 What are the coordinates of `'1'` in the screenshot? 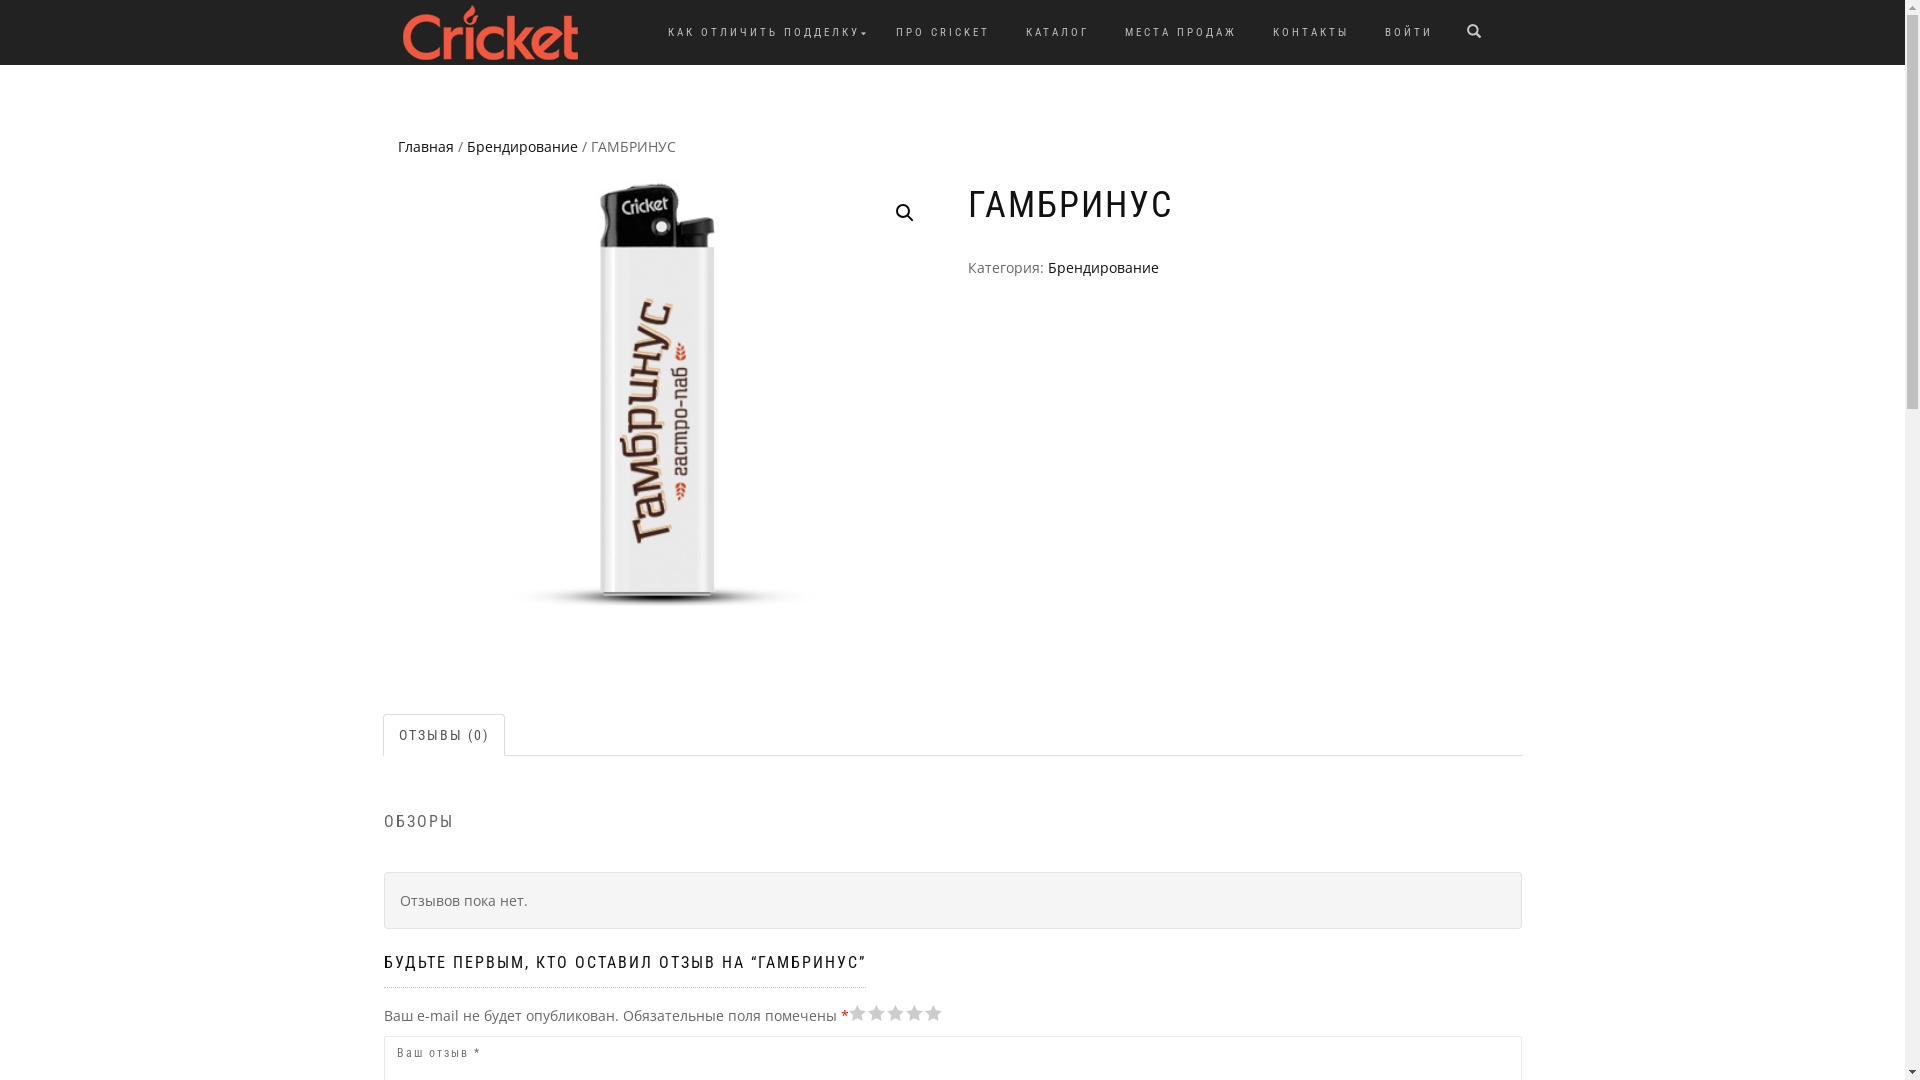 It's located at (848, 1013).